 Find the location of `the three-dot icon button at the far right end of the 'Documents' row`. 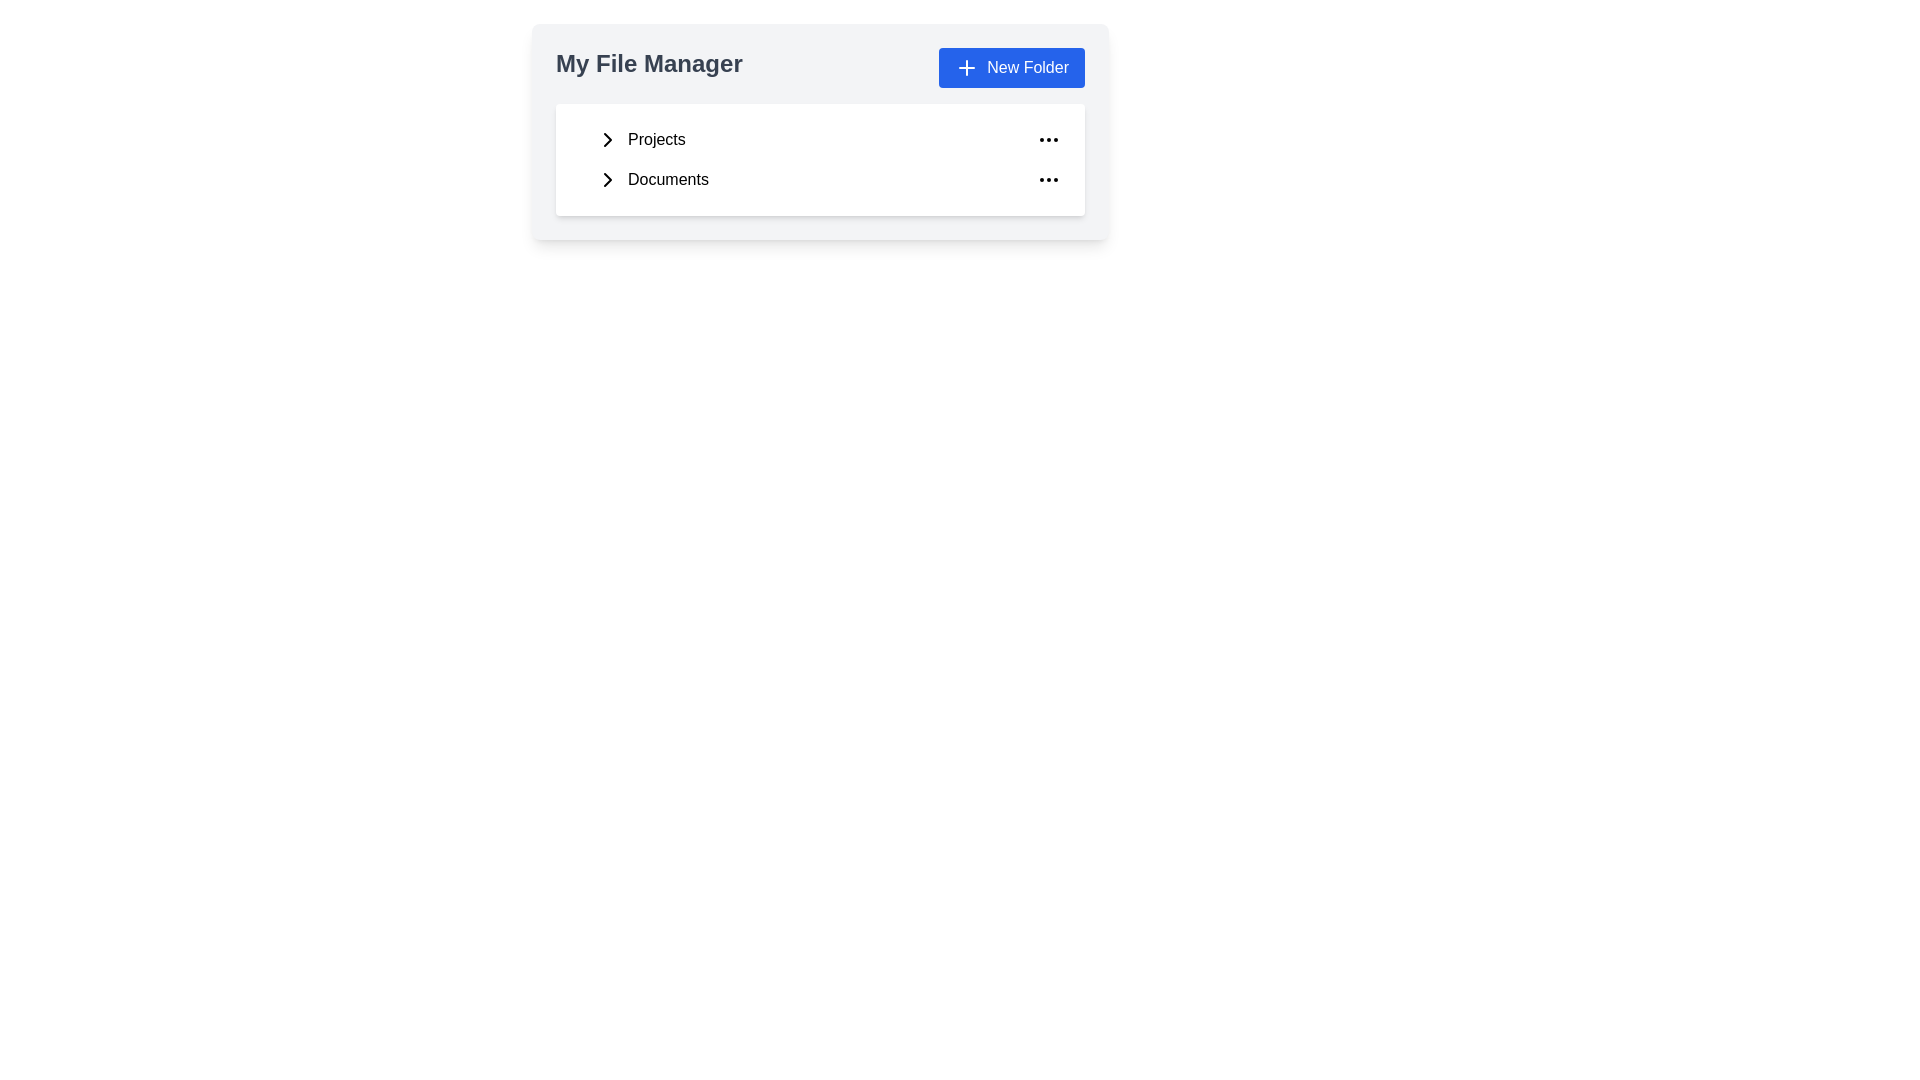

the three-dot icon button at the far right end of the 'Documents' row is located at coordinates (1048, 180).